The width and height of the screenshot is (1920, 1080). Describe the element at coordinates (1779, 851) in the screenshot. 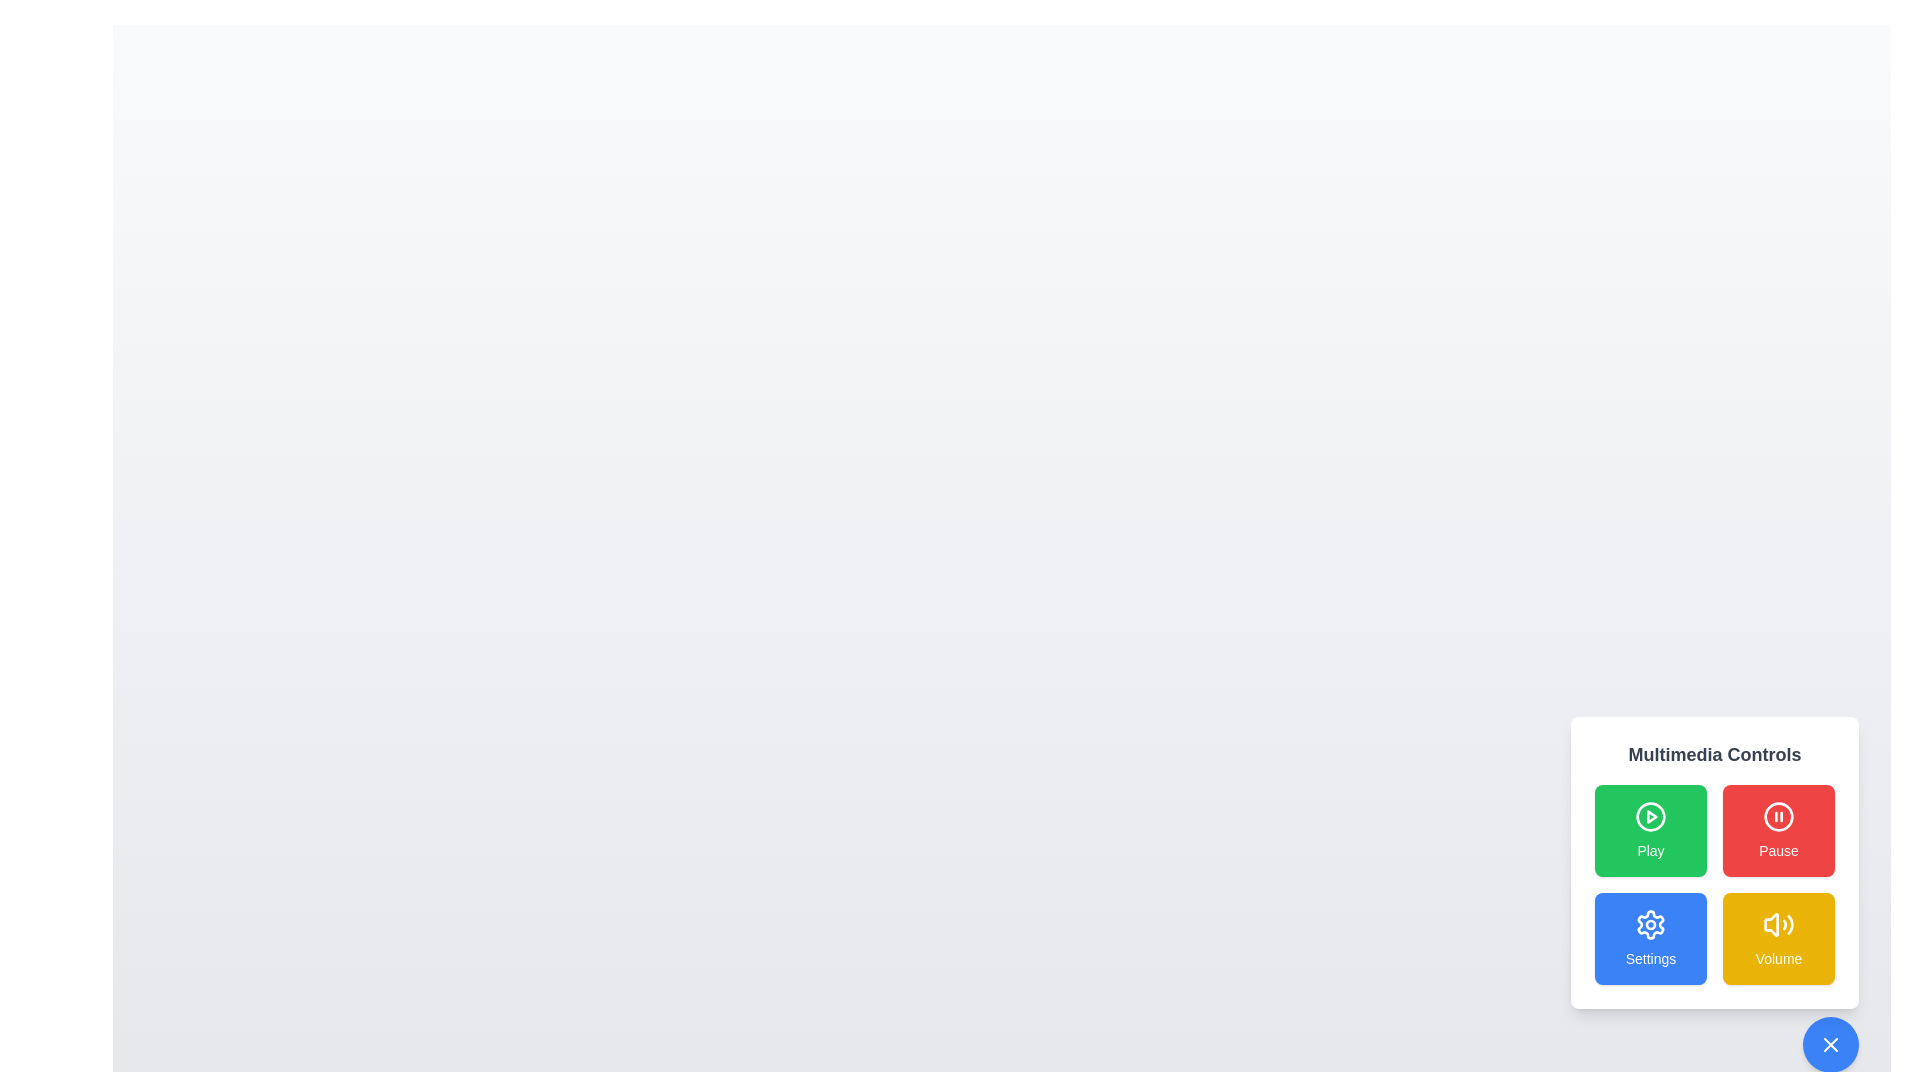

I see `the text label that indicates the functionality of the pause button, which is located within a red rectangular button in the top row and second column of the grid layout` at that location.